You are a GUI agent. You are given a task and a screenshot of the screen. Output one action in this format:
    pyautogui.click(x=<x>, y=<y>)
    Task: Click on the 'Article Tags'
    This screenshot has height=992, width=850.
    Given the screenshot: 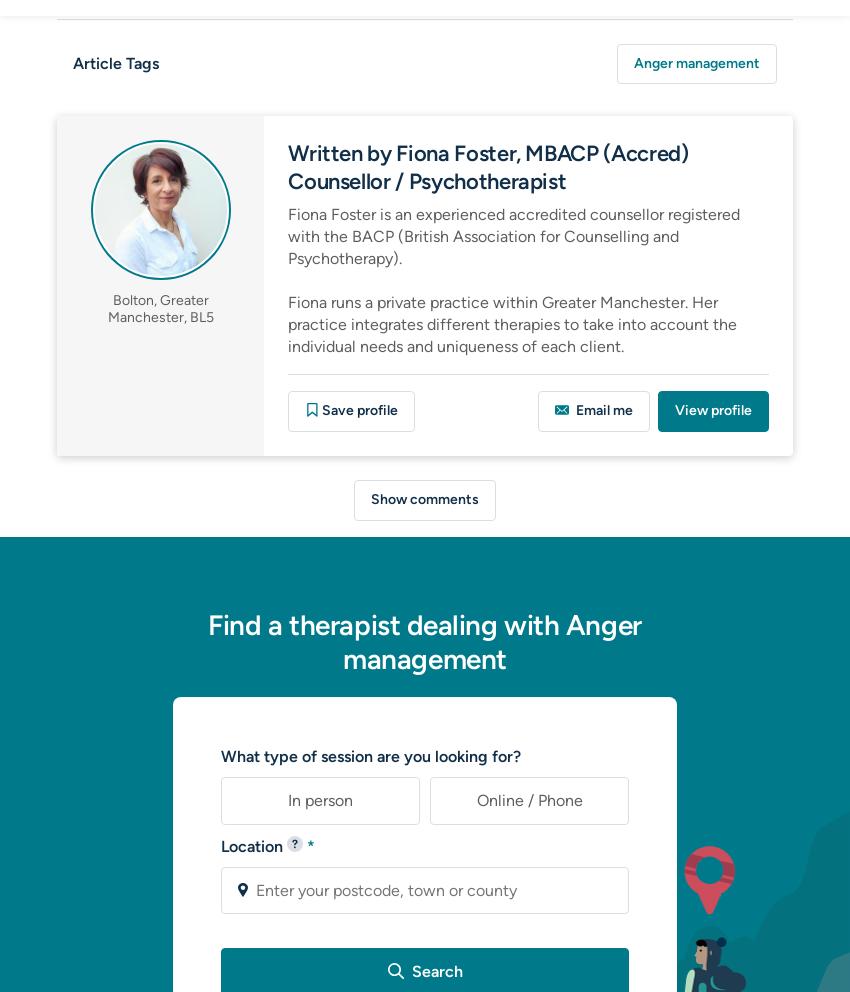 What is the action you would take?
    pyautogui.click(x=115, y=63)
    